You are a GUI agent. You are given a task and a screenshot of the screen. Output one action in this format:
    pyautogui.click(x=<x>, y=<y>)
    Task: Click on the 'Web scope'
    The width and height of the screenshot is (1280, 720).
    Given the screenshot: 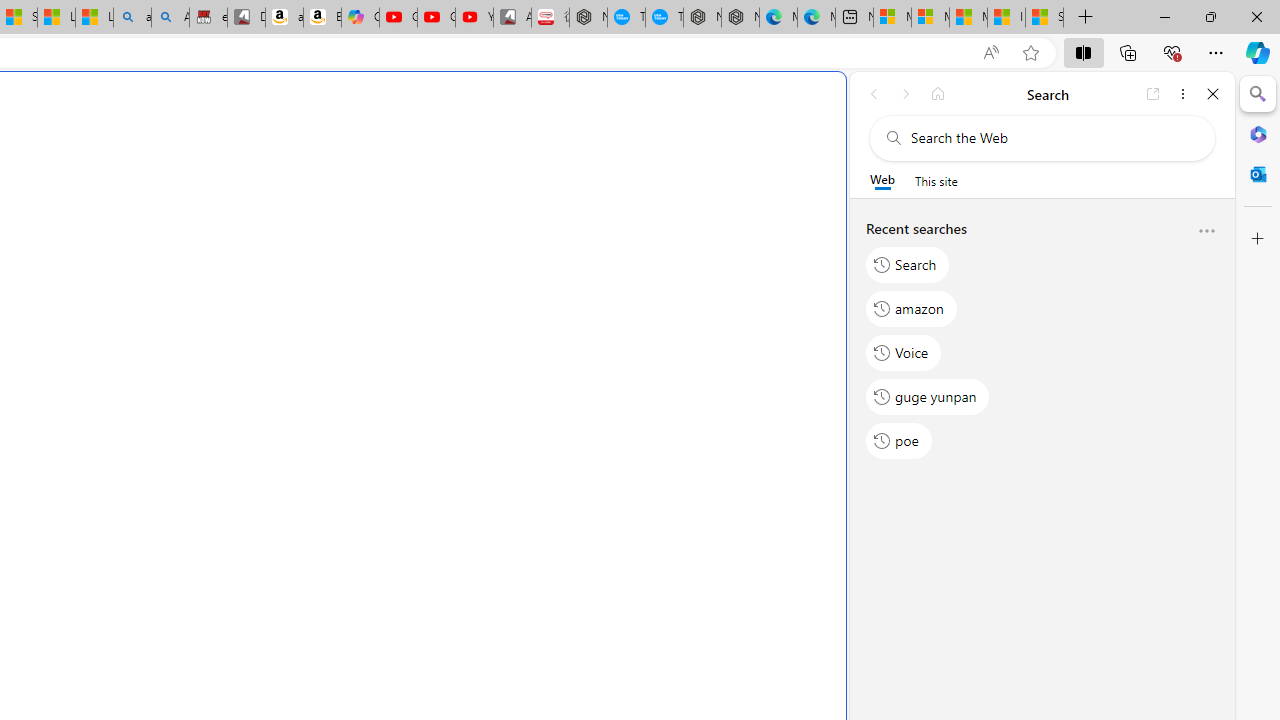 What is the action you would take?
    pyautogui.click(x=881, y=180)
    